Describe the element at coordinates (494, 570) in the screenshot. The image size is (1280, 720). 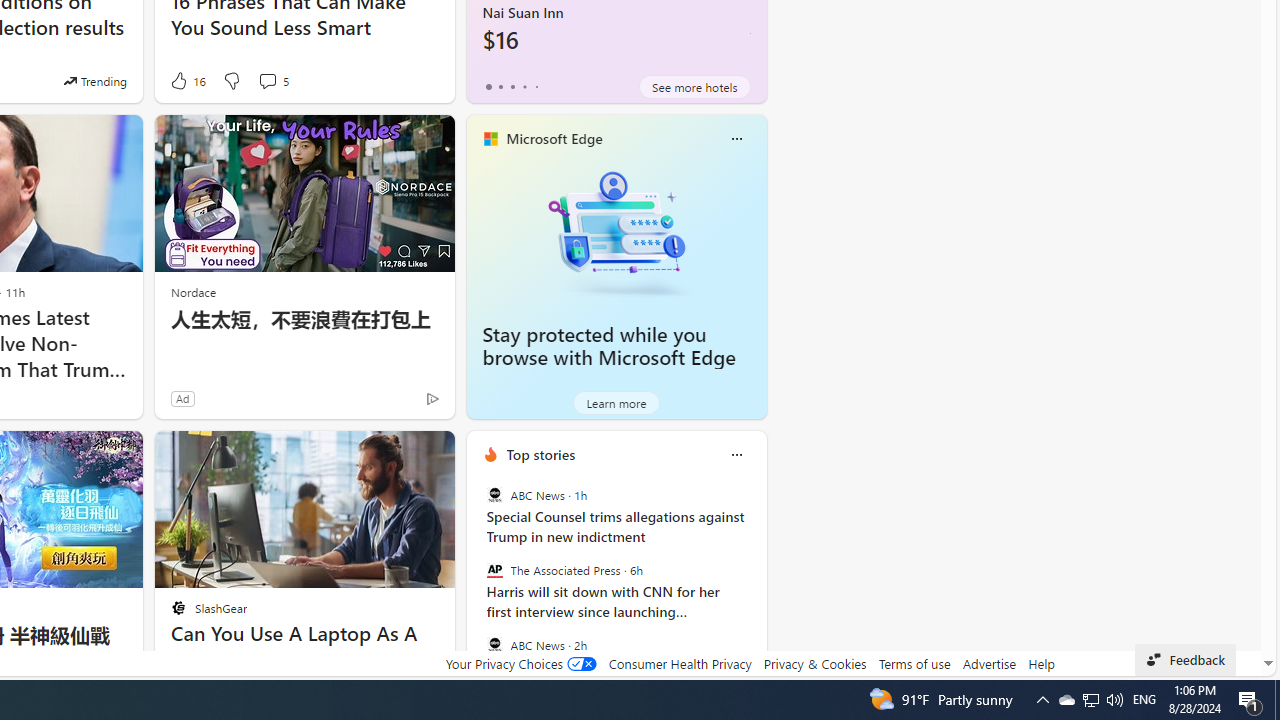
I see `'The Associated Press'` at that location.